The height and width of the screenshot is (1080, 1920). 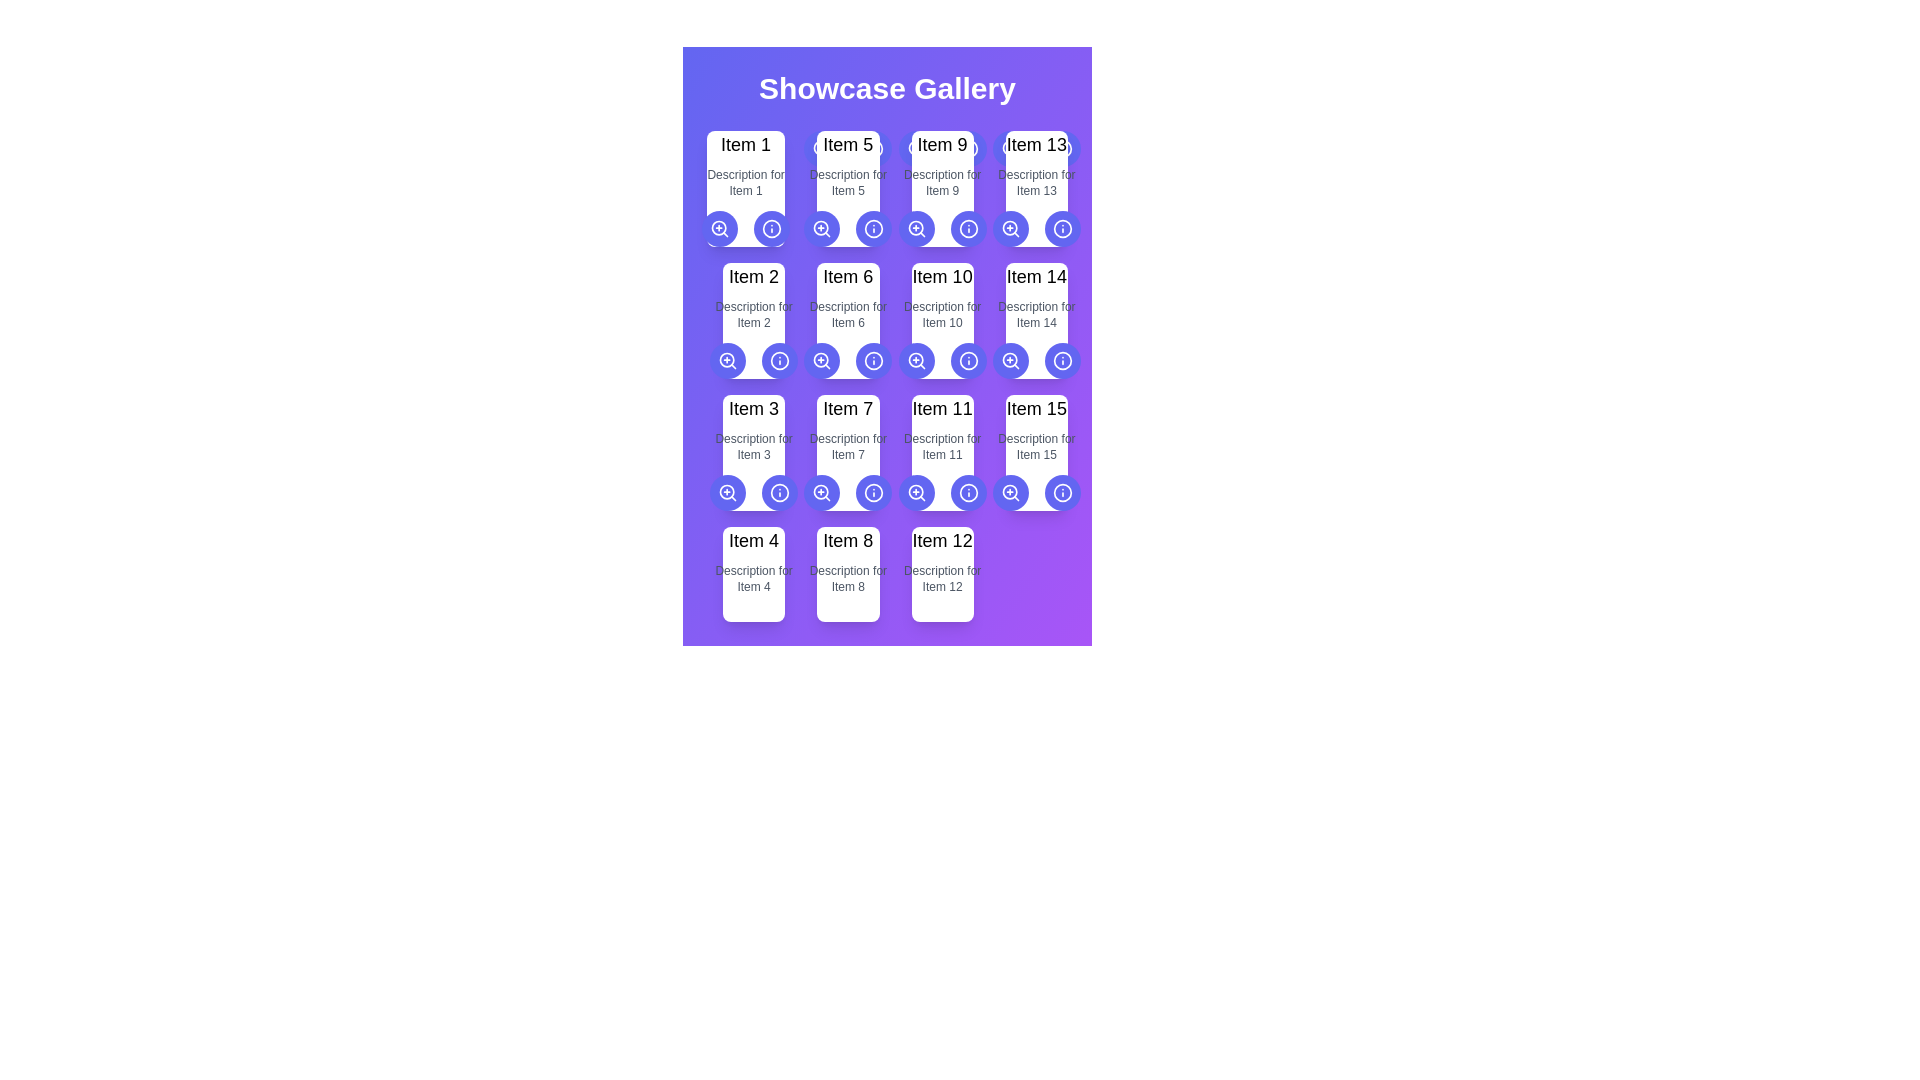 I want to click on the Display card titled 'Item 3' located in the second row and first column of the grid under 'Showcase Gallery', so click(x=753, y=452).